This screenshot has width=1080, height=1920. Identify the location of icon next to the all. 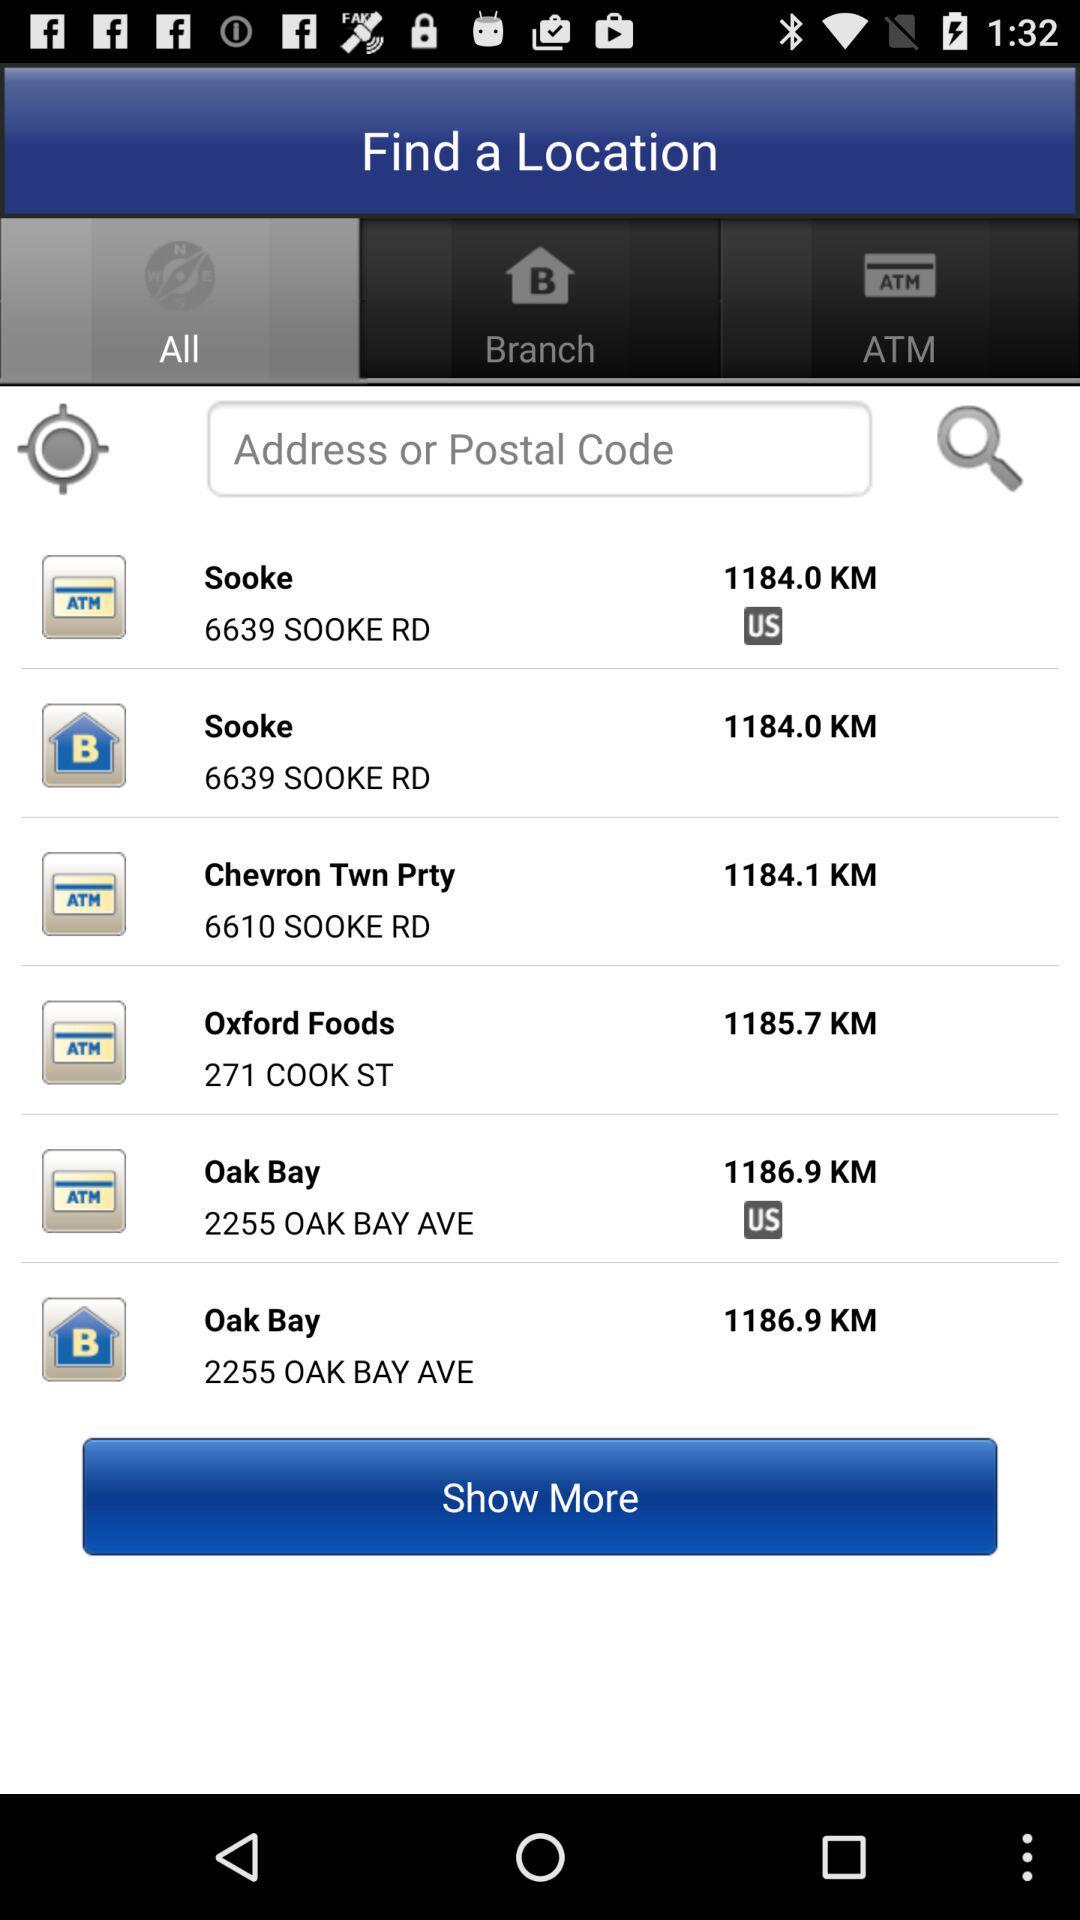
(61, 448).